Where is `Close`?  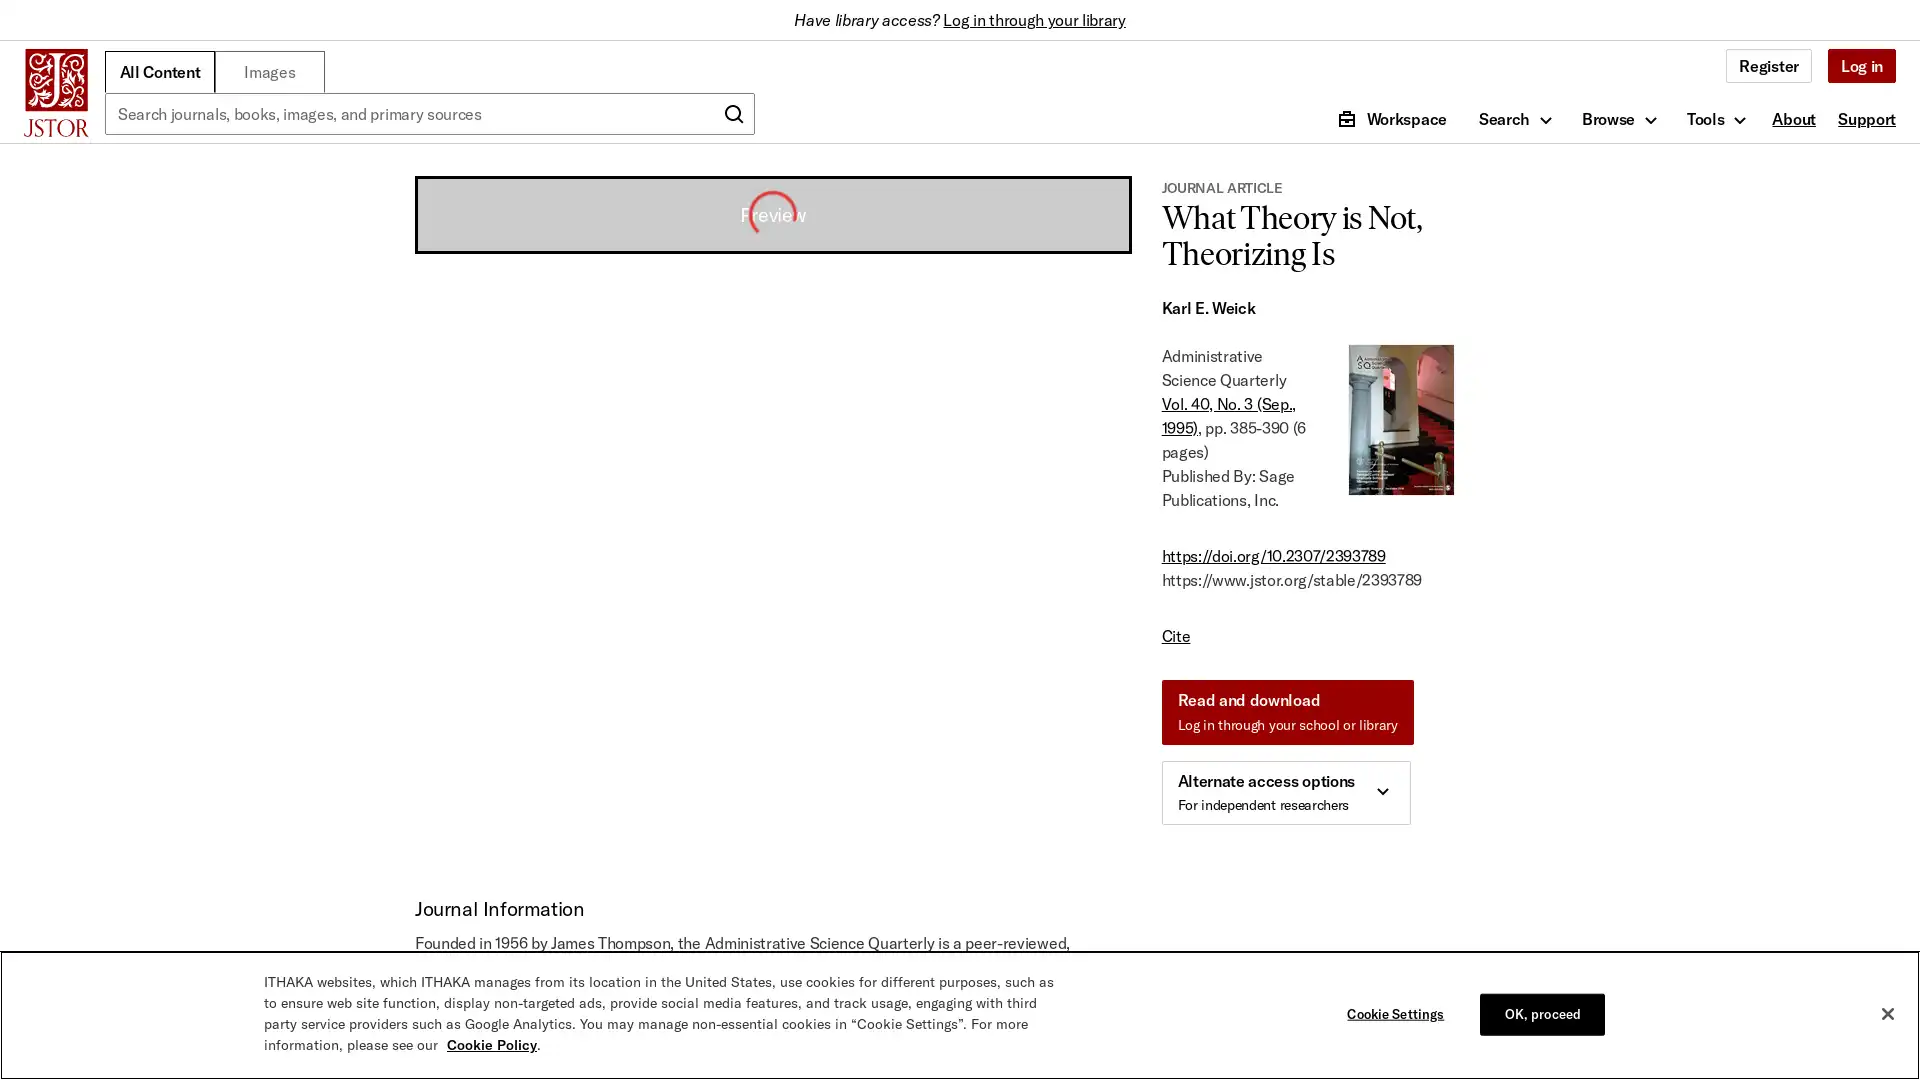
Close is located at coordinates (1886, 1014).